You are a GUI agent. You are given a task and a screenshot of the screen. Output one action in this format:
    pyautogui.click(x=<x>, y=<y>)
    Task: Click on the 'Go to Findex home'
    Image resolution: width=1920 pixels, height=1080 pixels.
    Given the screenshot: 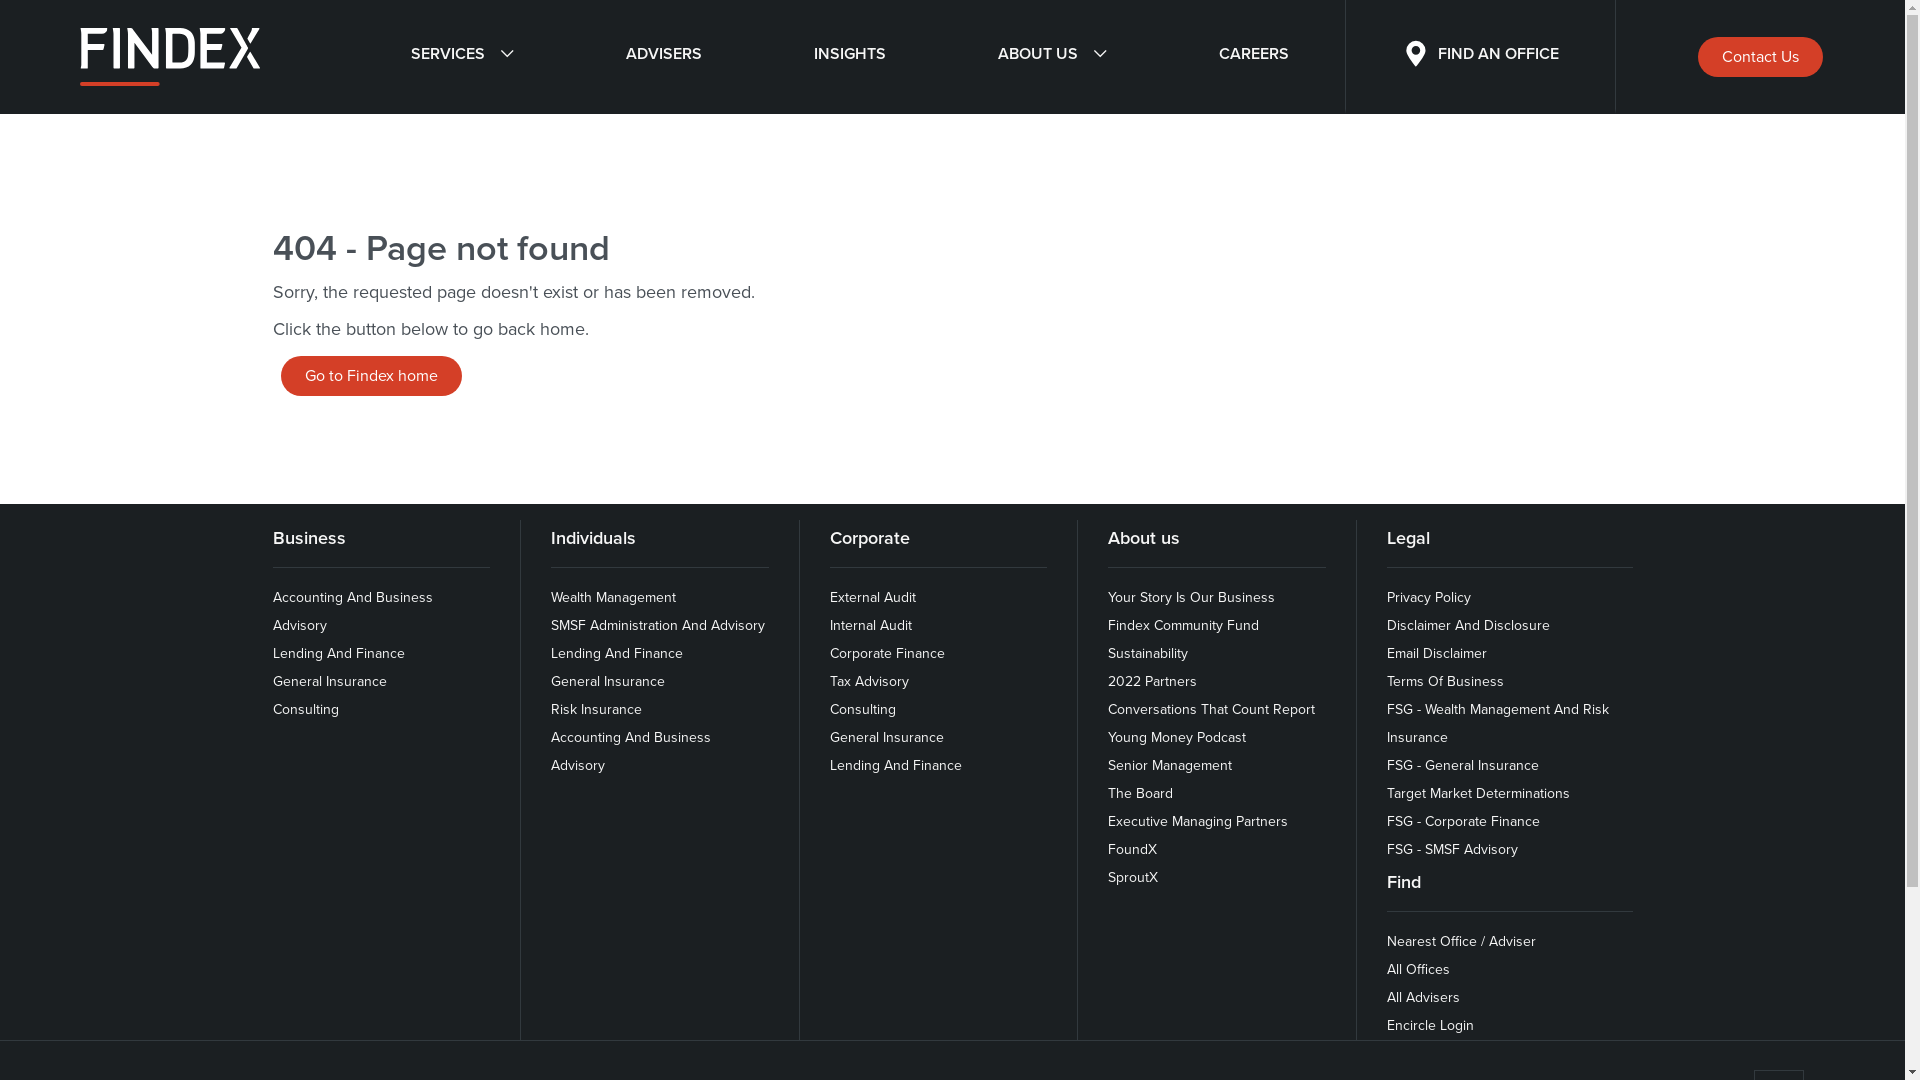 What is the action you would take?
    pyautogui.click(x=370, y=375)
    